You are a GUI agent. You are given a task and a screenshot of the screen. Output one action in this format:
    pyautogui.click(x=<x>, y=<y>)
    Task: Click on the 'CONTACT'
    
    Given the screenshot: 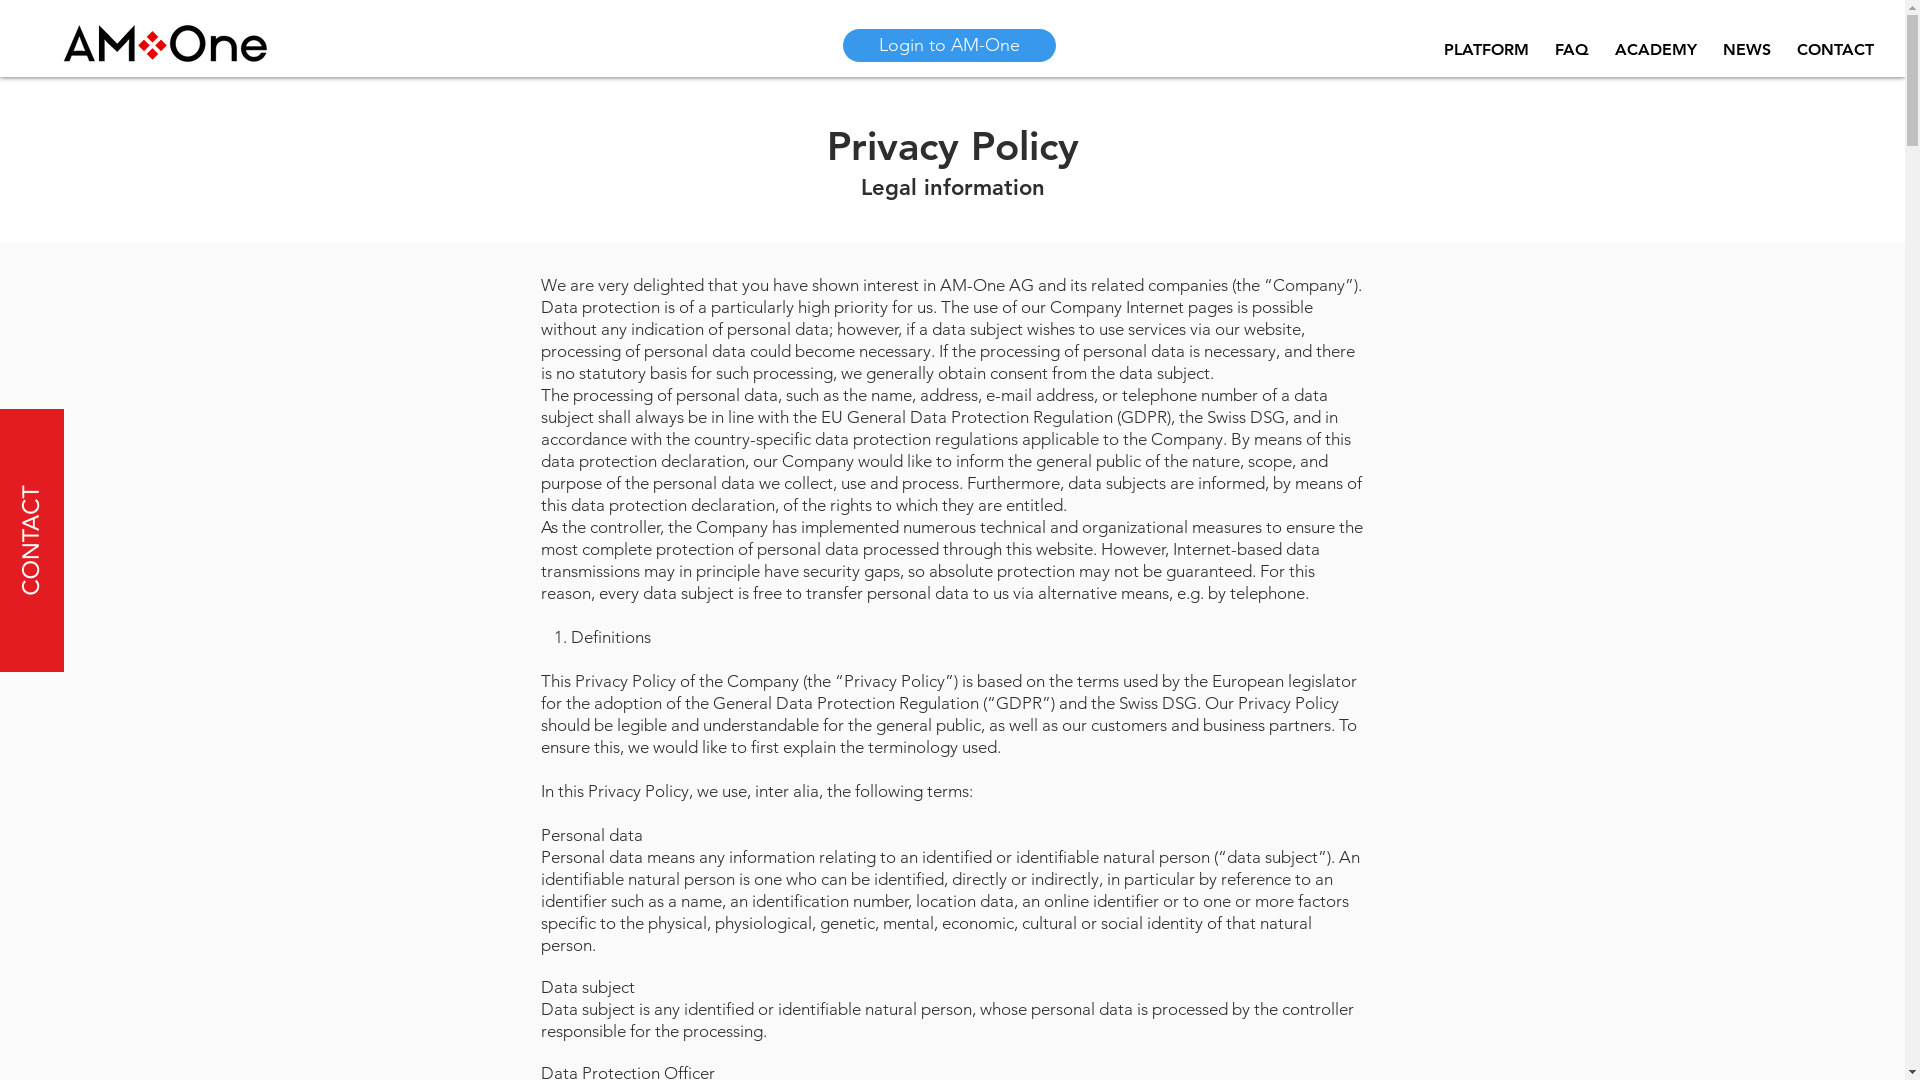 What is the action you would take?
    pyautogui.click(x=1835, y=49)
    